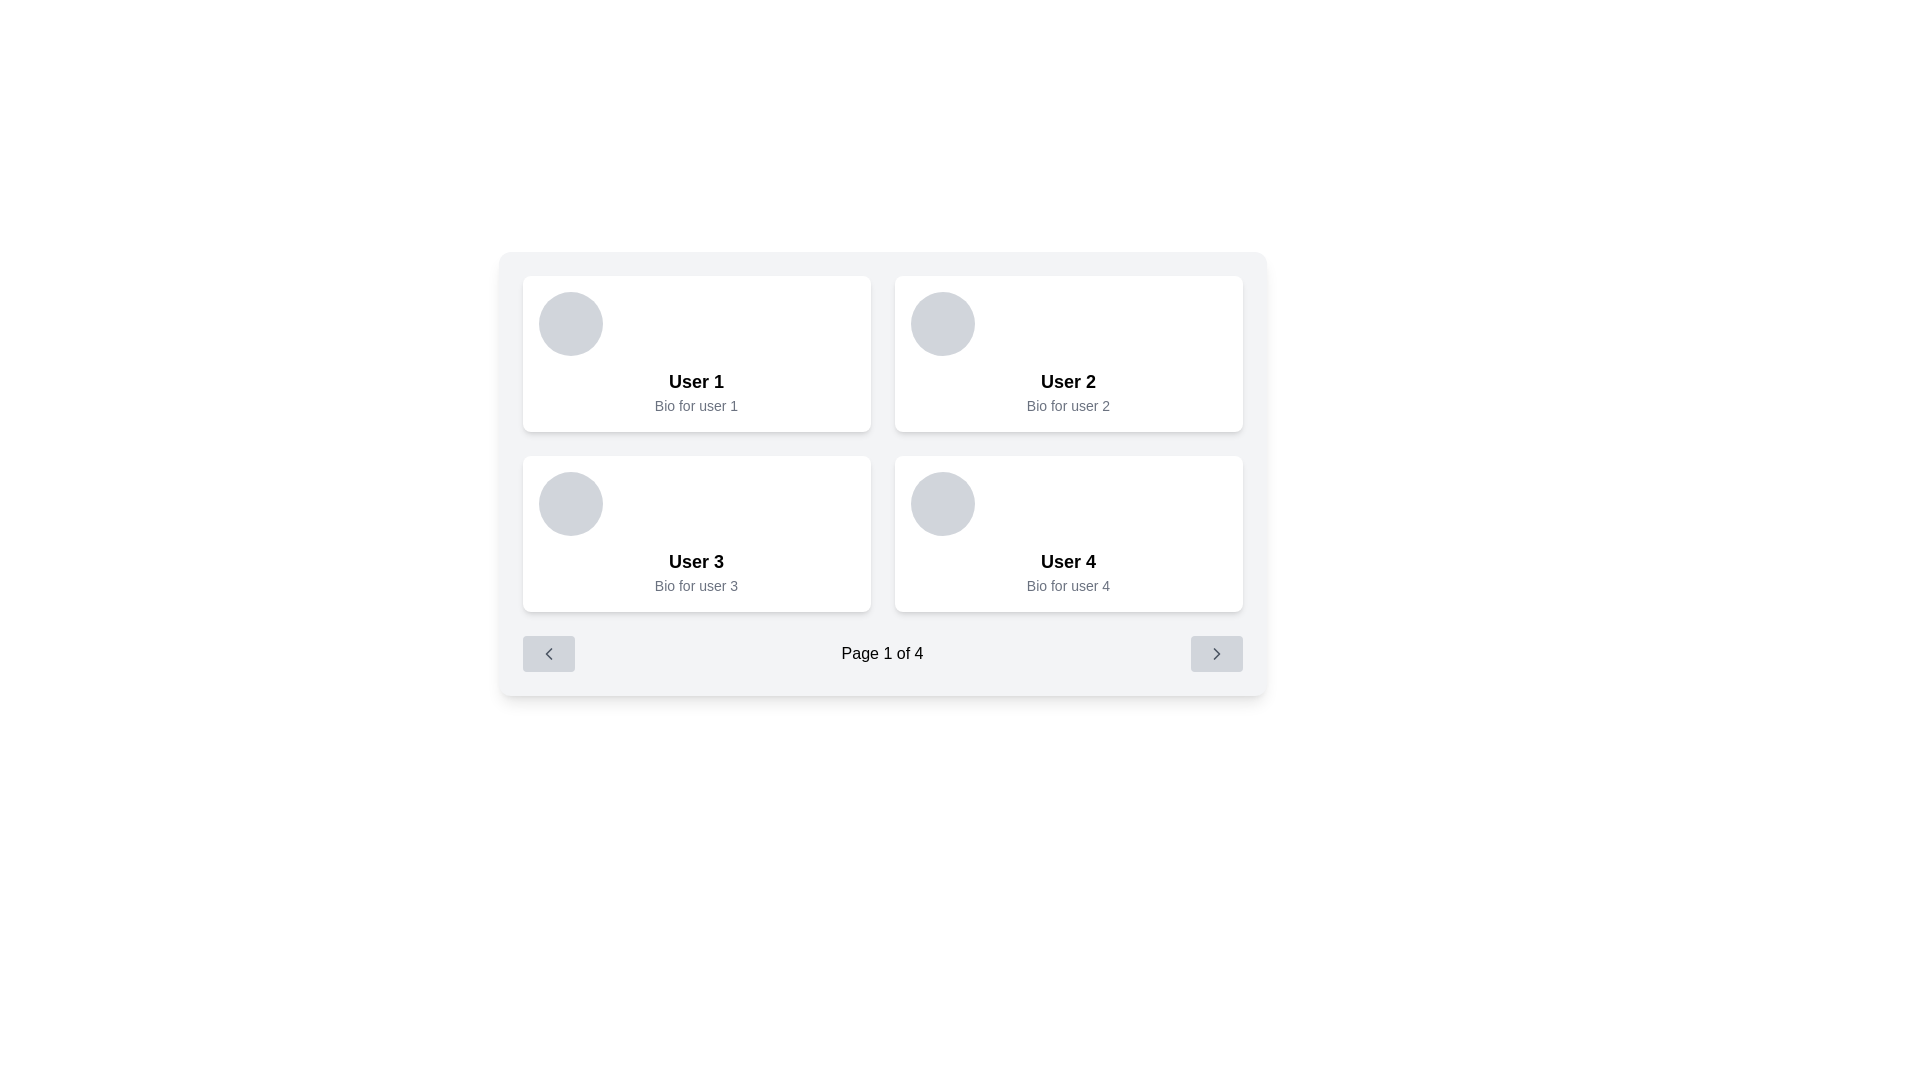 Image resolution: width=1920 pixels, height=1080 pixels. What do you see at coordinates (569, 323) in the screenshot?
I see `the circular profile picture placeholder located at the top-left section of the card, which has a gray background and rounded border` at bounding box center [569, 323].